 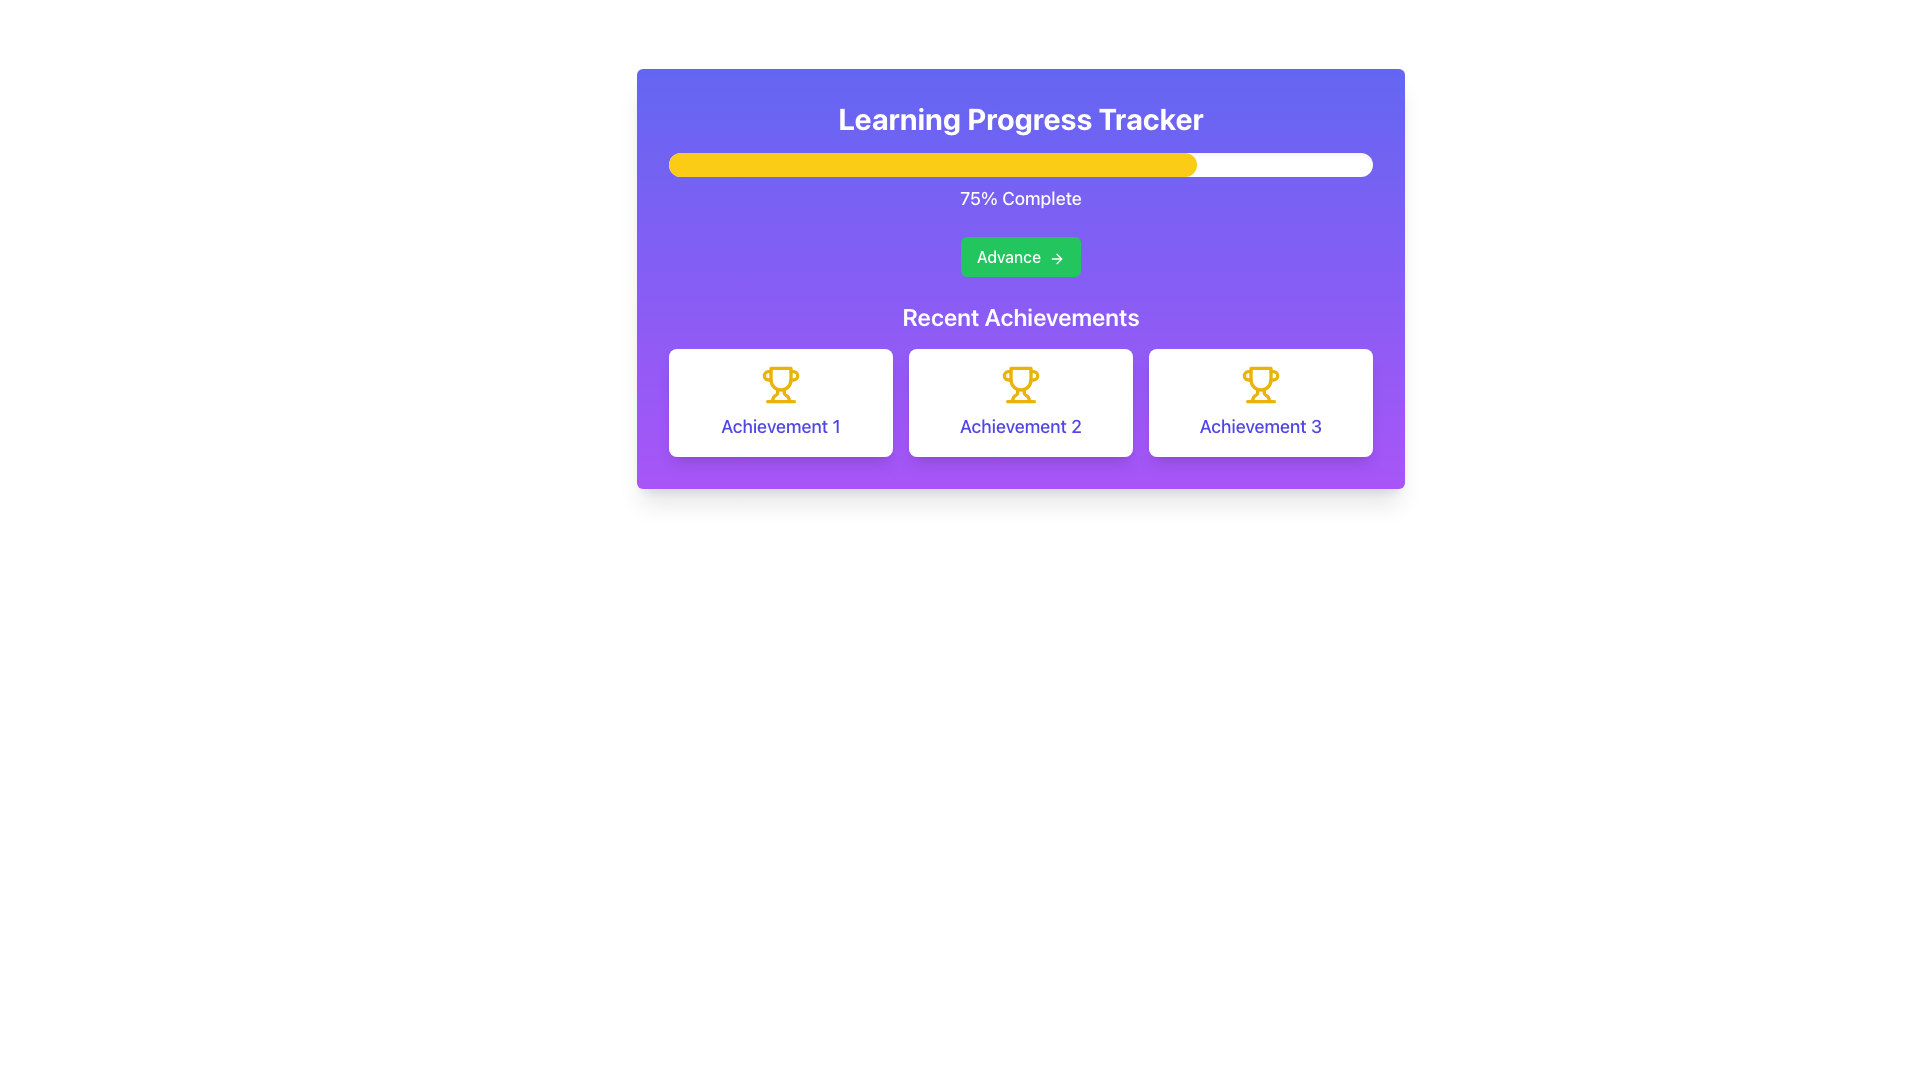 I want to click on the horizontal progress bar with a yellow progress indicator, located below the 'Learning Progress Tracker' title and above the 'Advance' button, which indicates '75% Complete', so click(x=1021, y=164).